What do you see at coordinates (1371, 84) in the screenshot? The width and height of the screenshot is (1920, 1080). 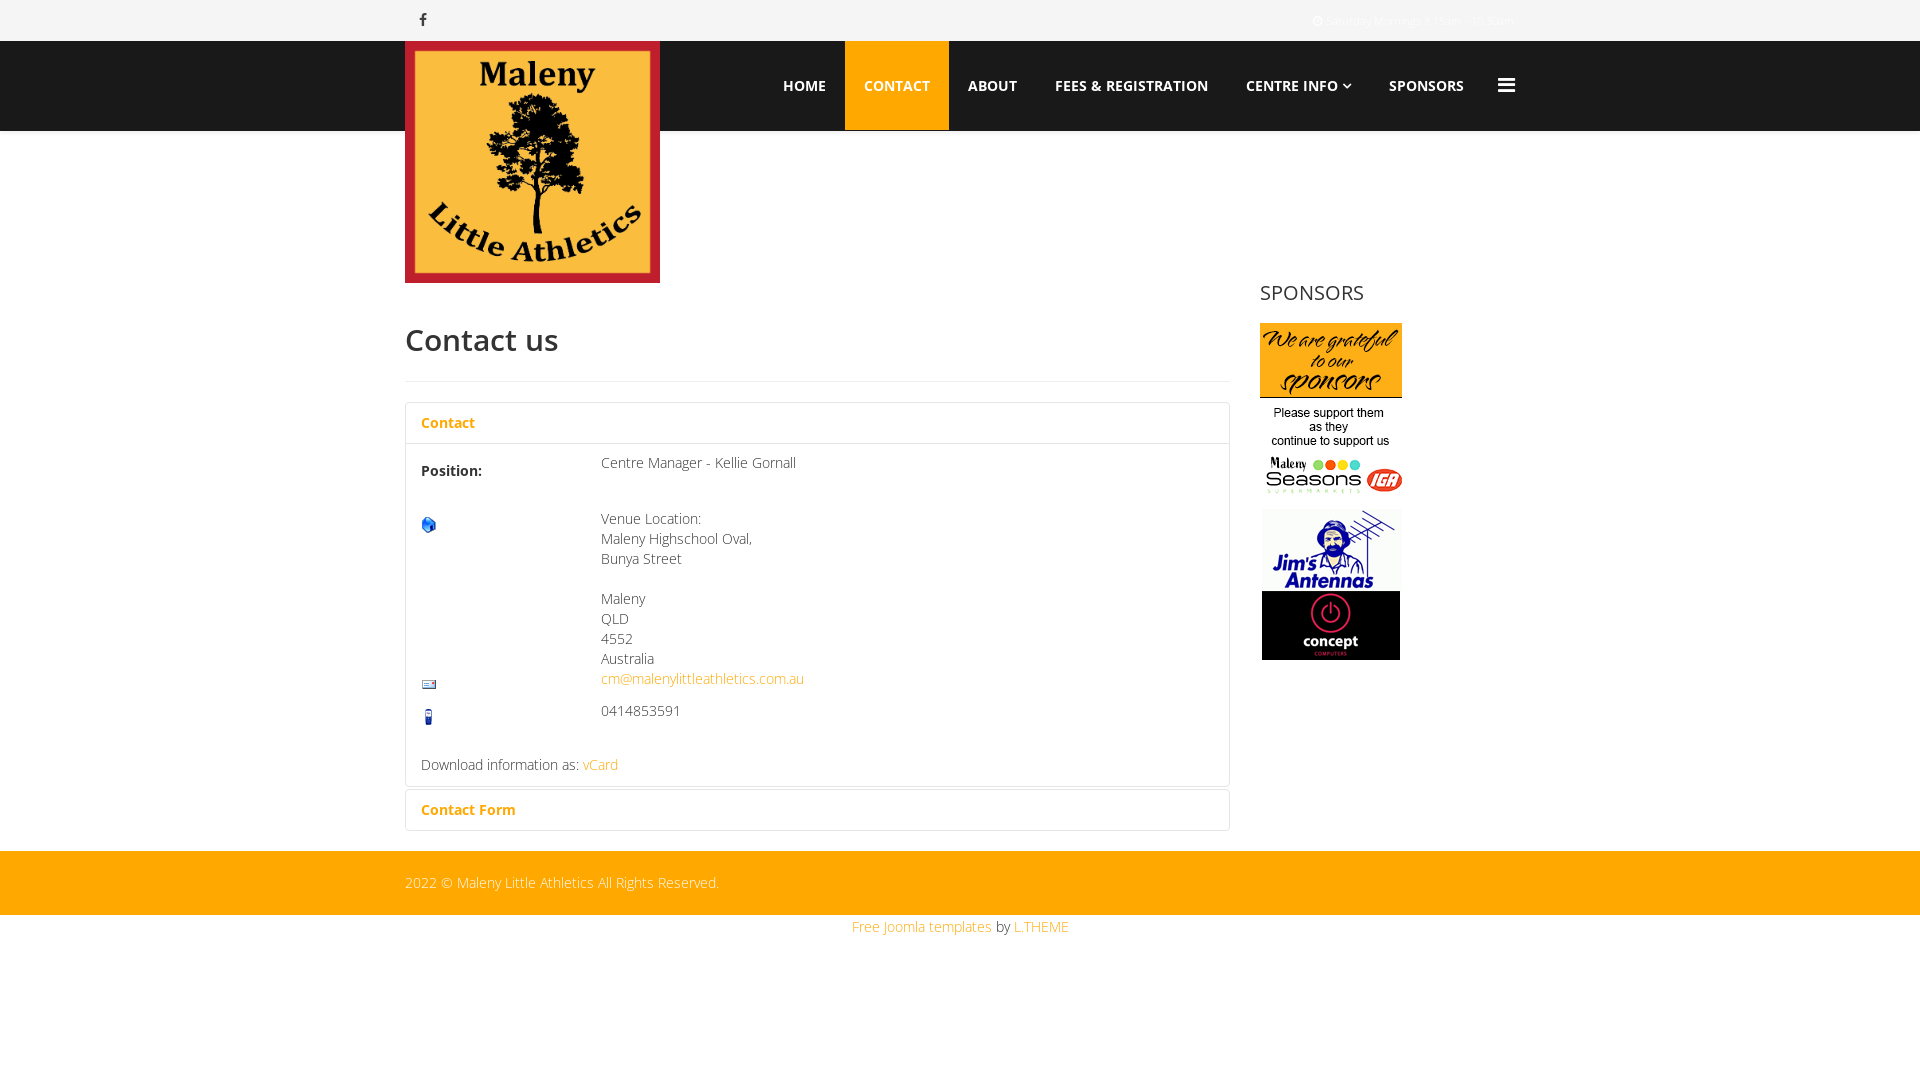 I see `'SPONSORS'` at bounding box center [1371, 84].